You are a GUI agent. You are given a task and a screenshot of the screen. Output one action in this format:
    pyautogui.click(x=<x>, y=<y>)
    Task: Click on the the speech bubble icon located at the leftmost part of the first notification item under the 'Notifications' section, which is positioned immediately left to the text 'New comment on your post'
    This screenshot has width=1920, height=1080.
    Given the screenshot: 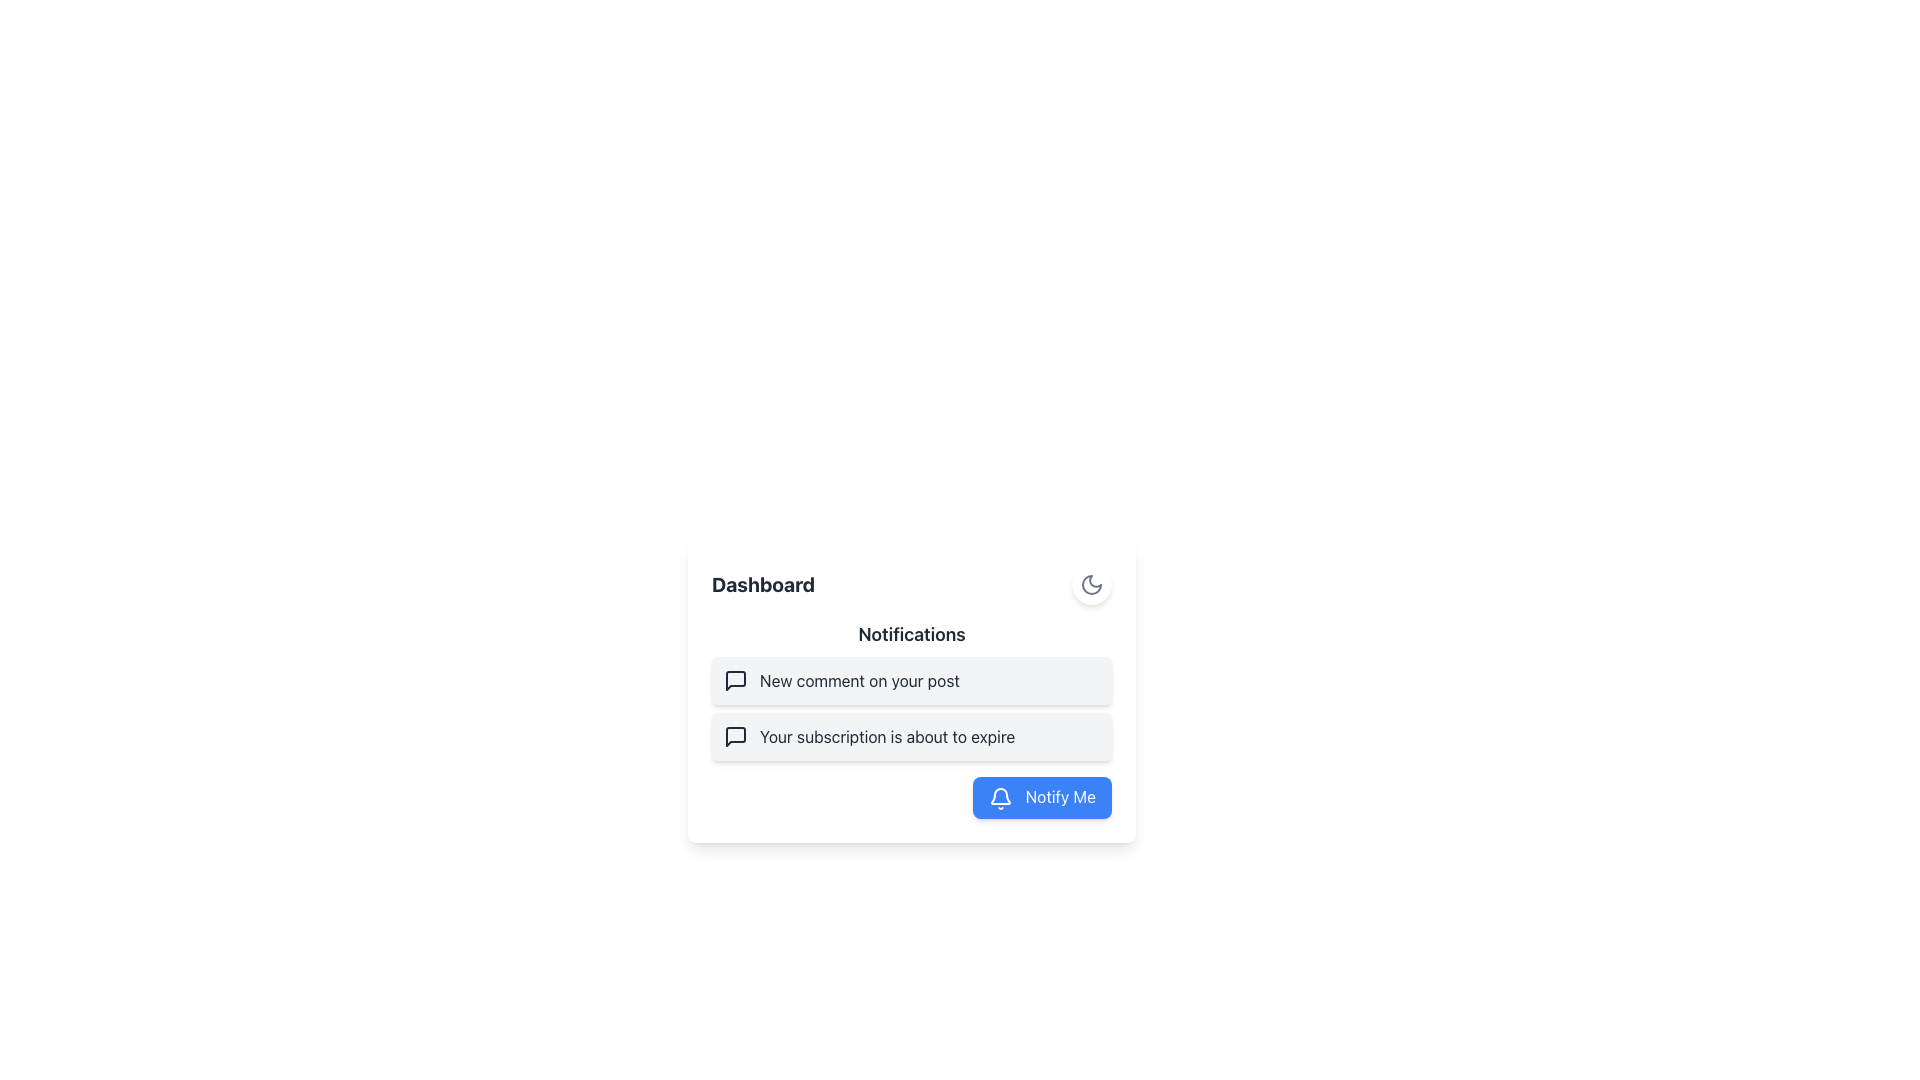 What is the action you would take?
    pyautogui.click(x=734, y=680)
    